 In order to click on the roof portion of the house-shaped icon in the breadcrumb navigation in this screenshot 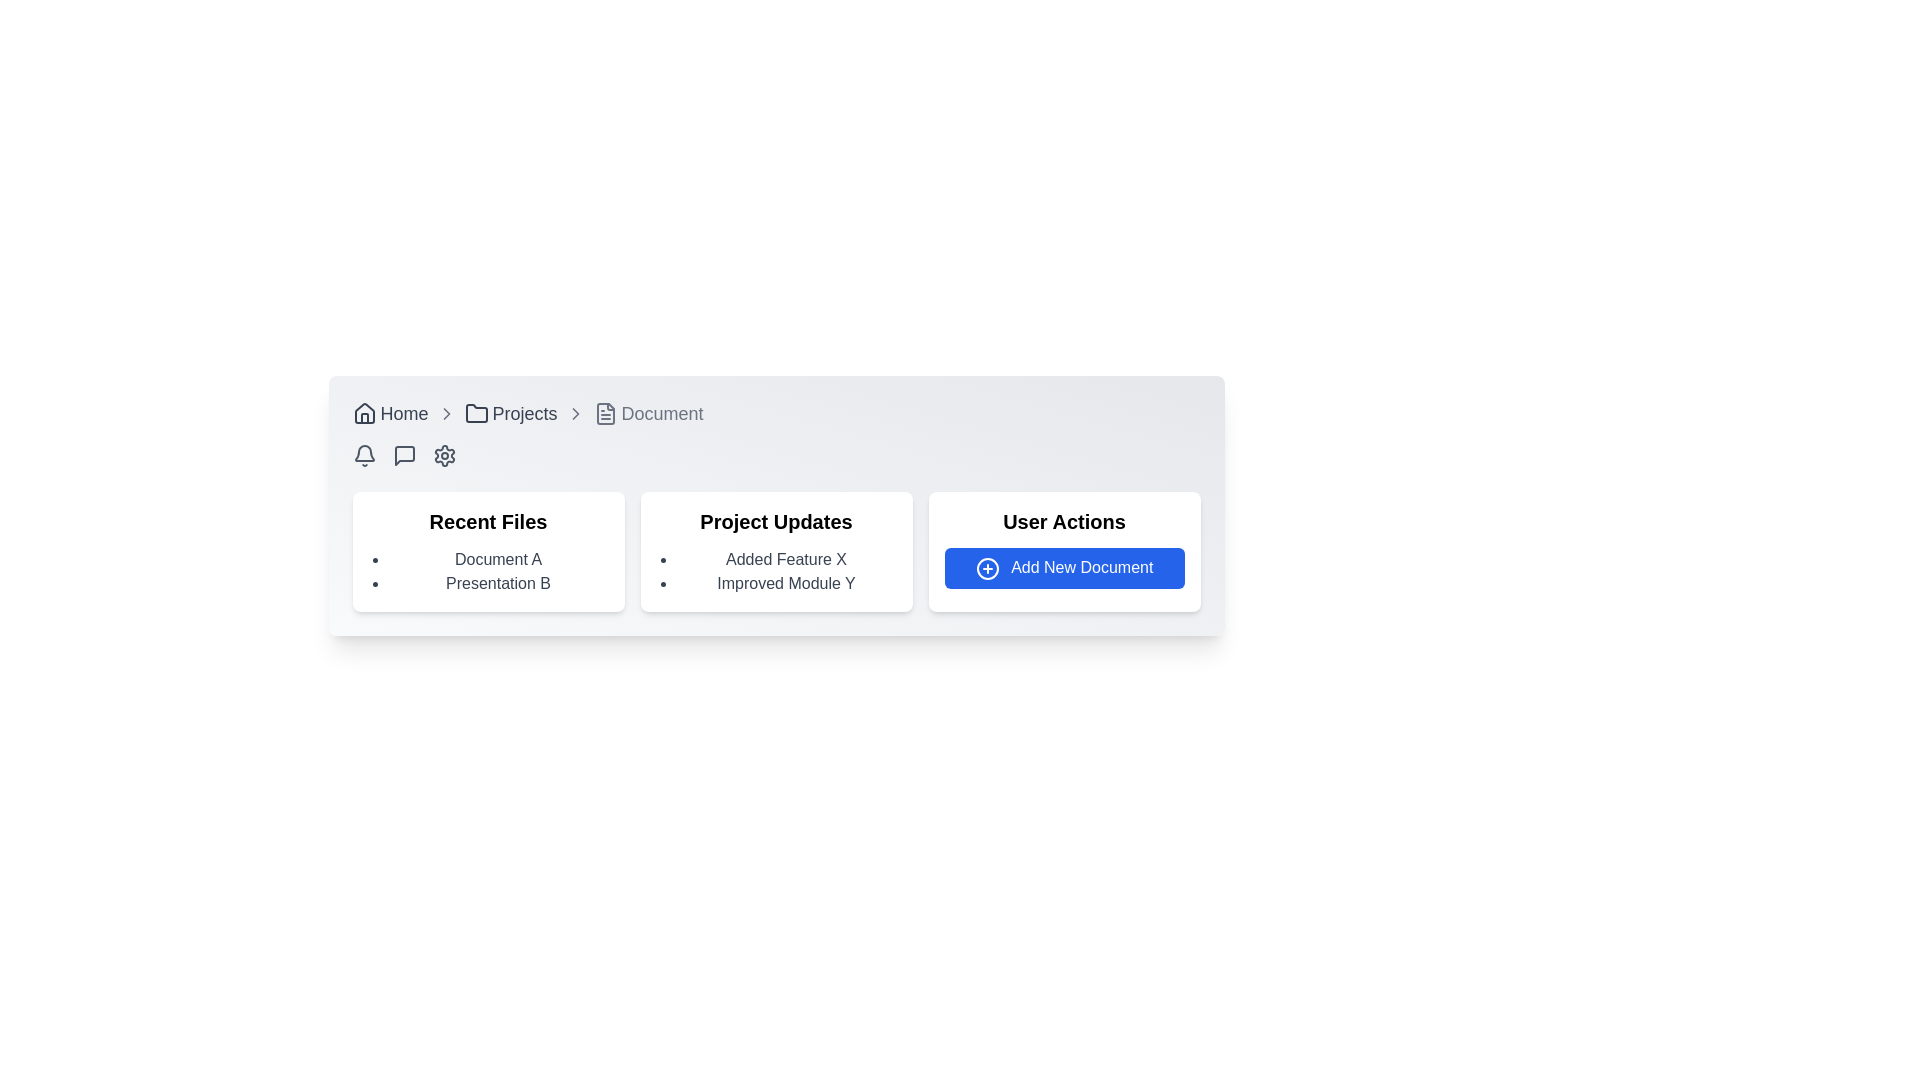, I will do `click(364, 412)`.